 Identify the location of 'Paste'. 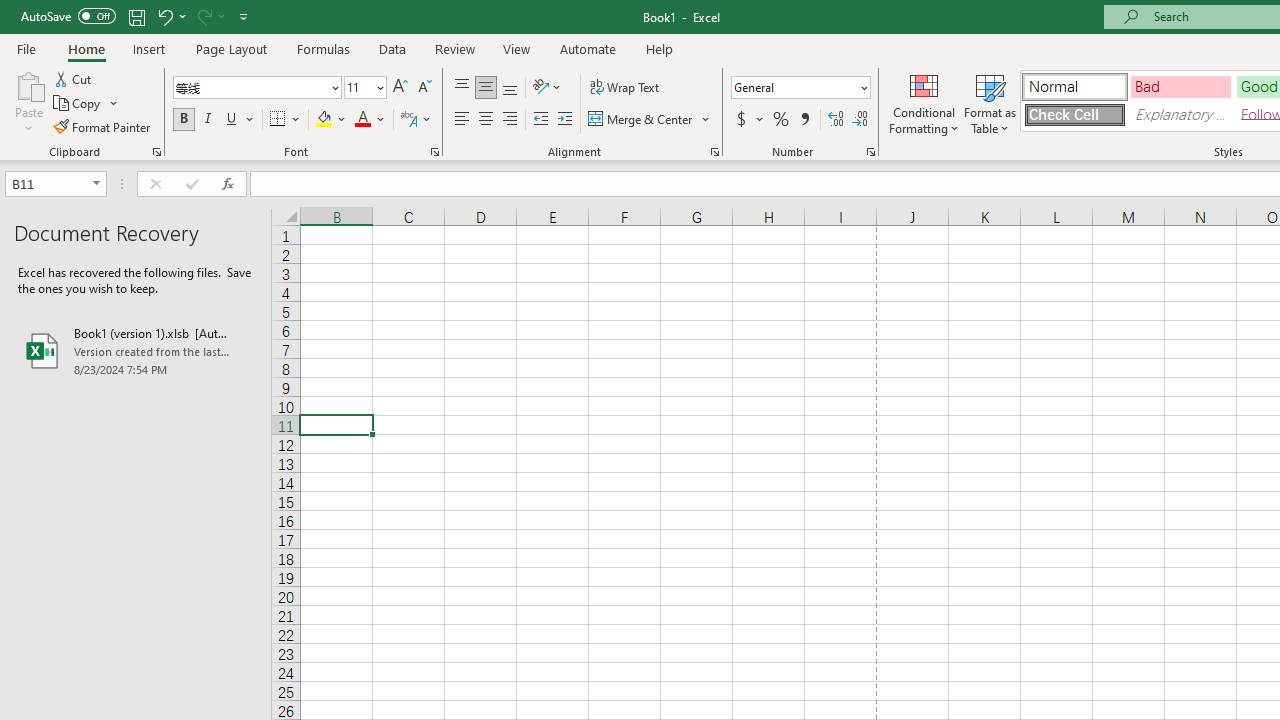
(28, 84).